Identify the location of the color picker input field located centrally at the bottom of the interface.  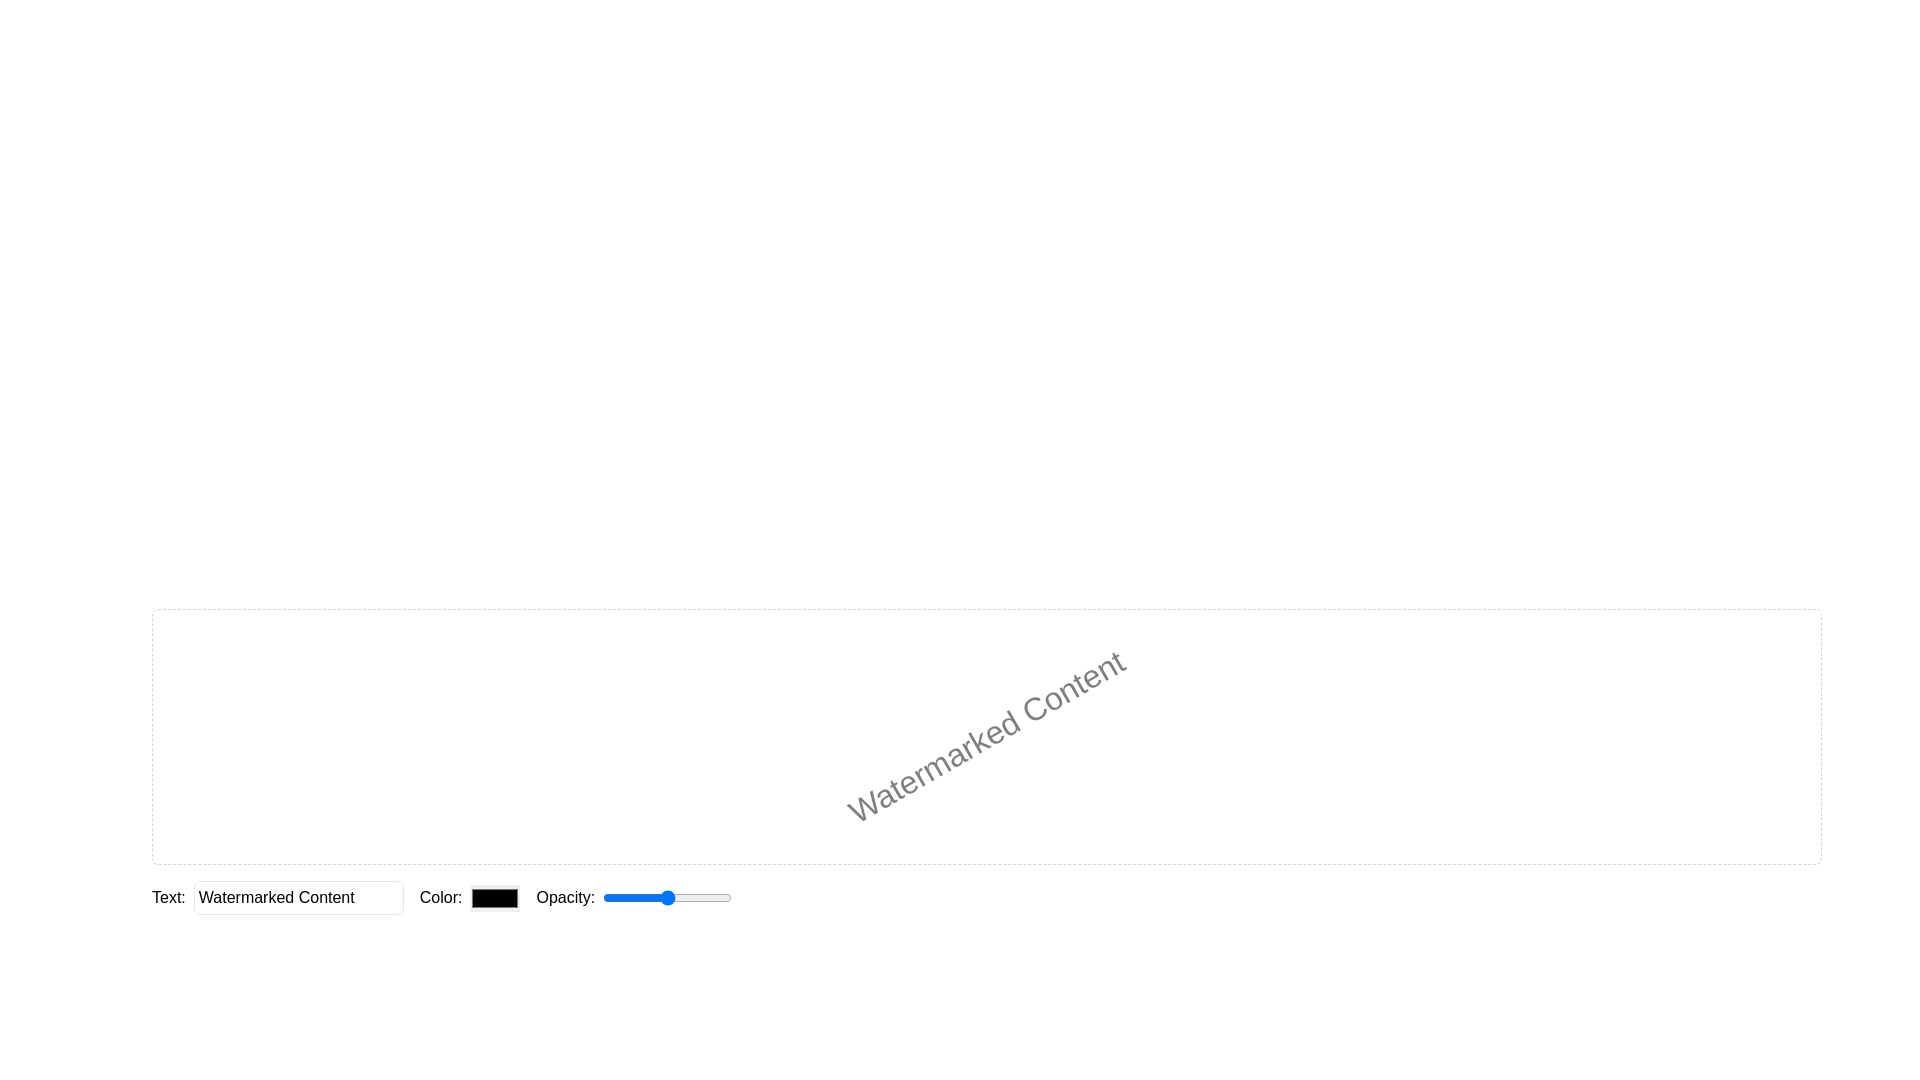
(469, 897).